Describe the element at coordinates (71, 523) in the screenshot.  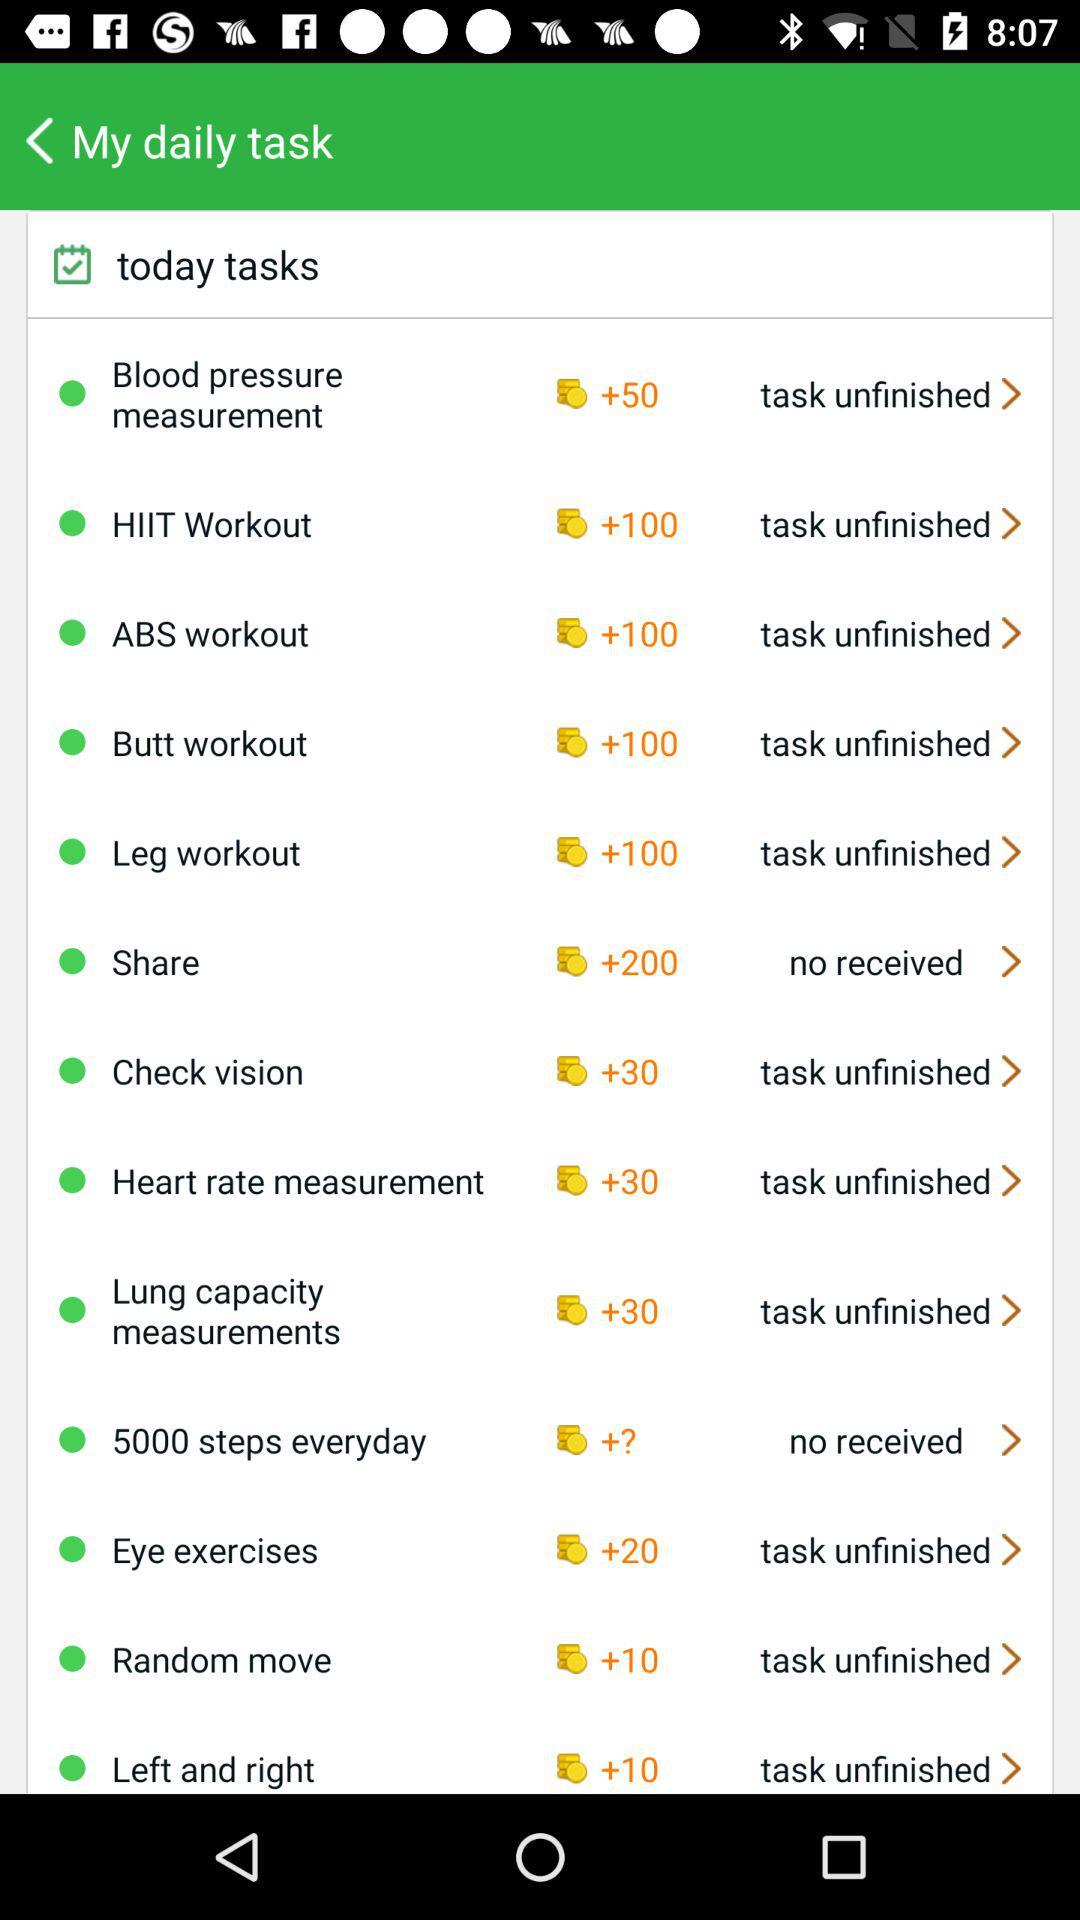
I see `task` at that location.